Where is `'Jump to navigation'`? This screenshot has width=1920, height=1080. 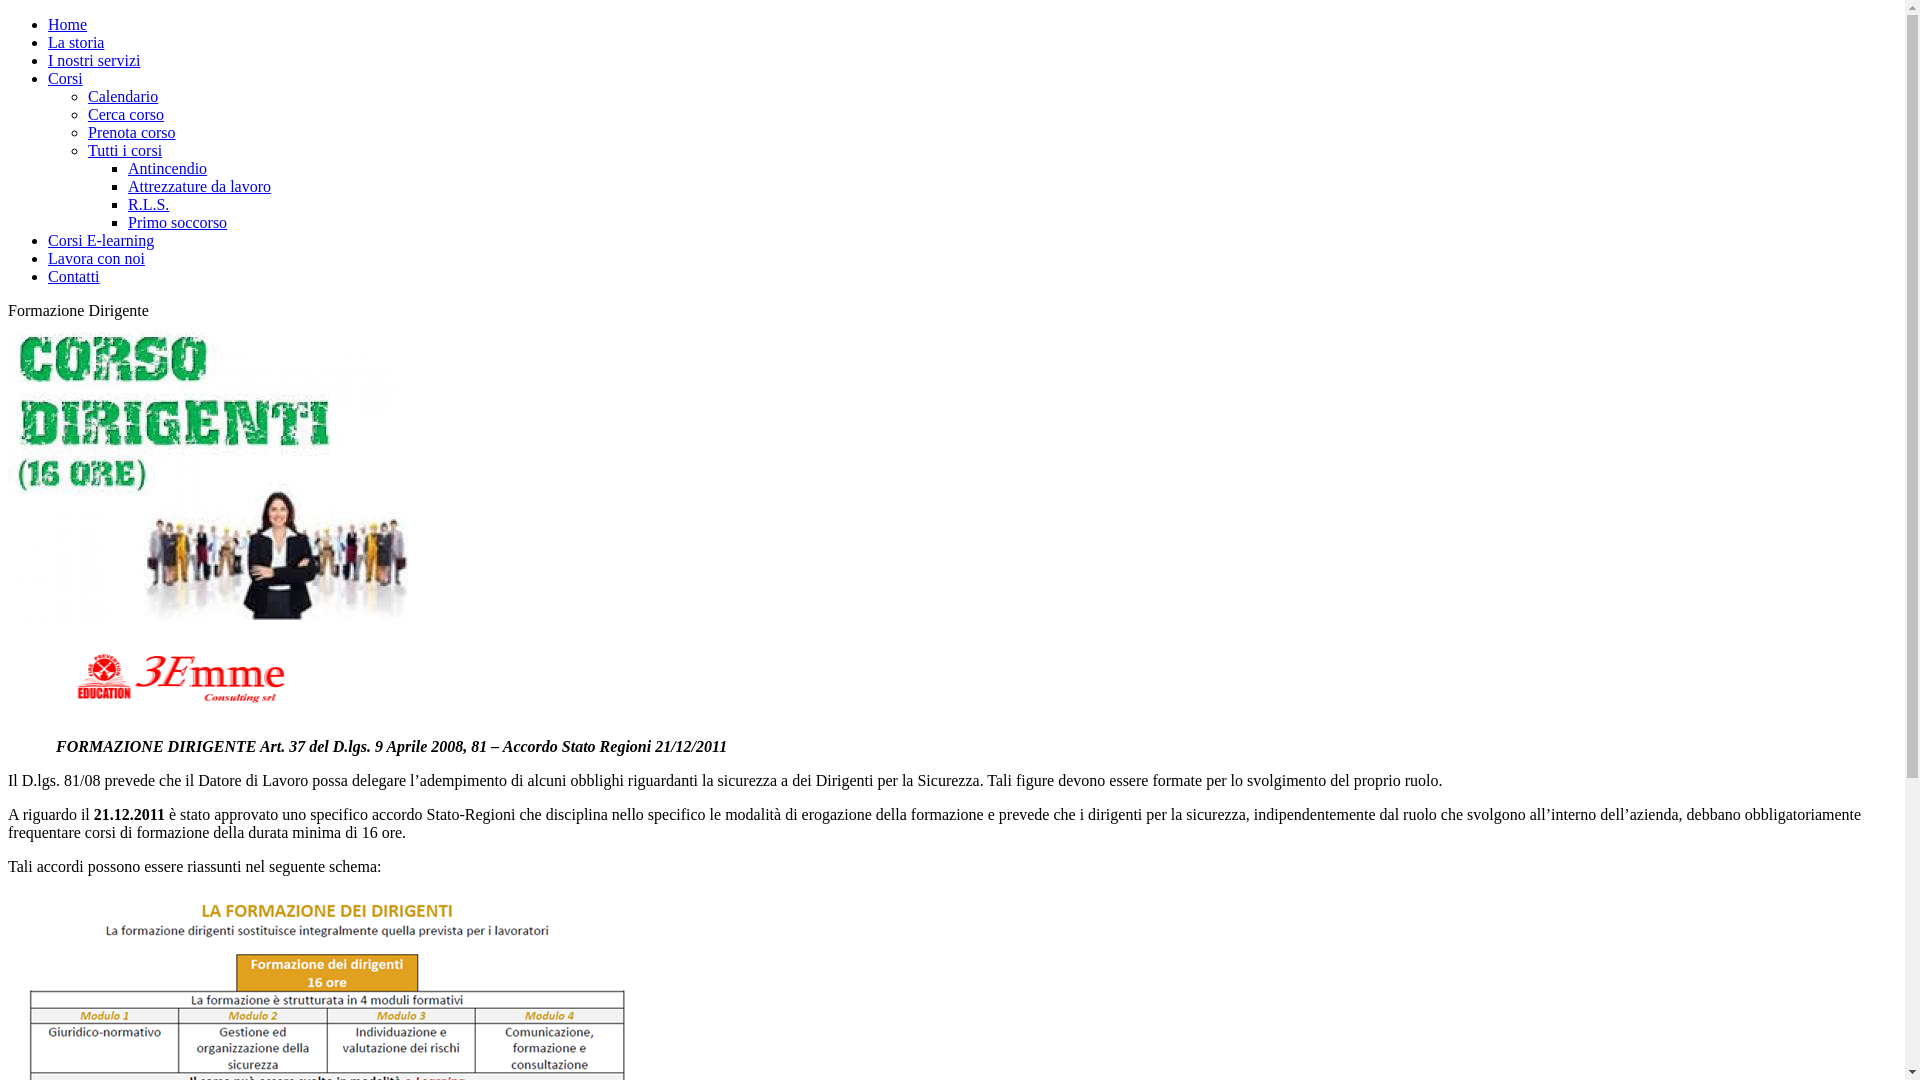
'Jump to navigation' is located at coordinates (69, 16).